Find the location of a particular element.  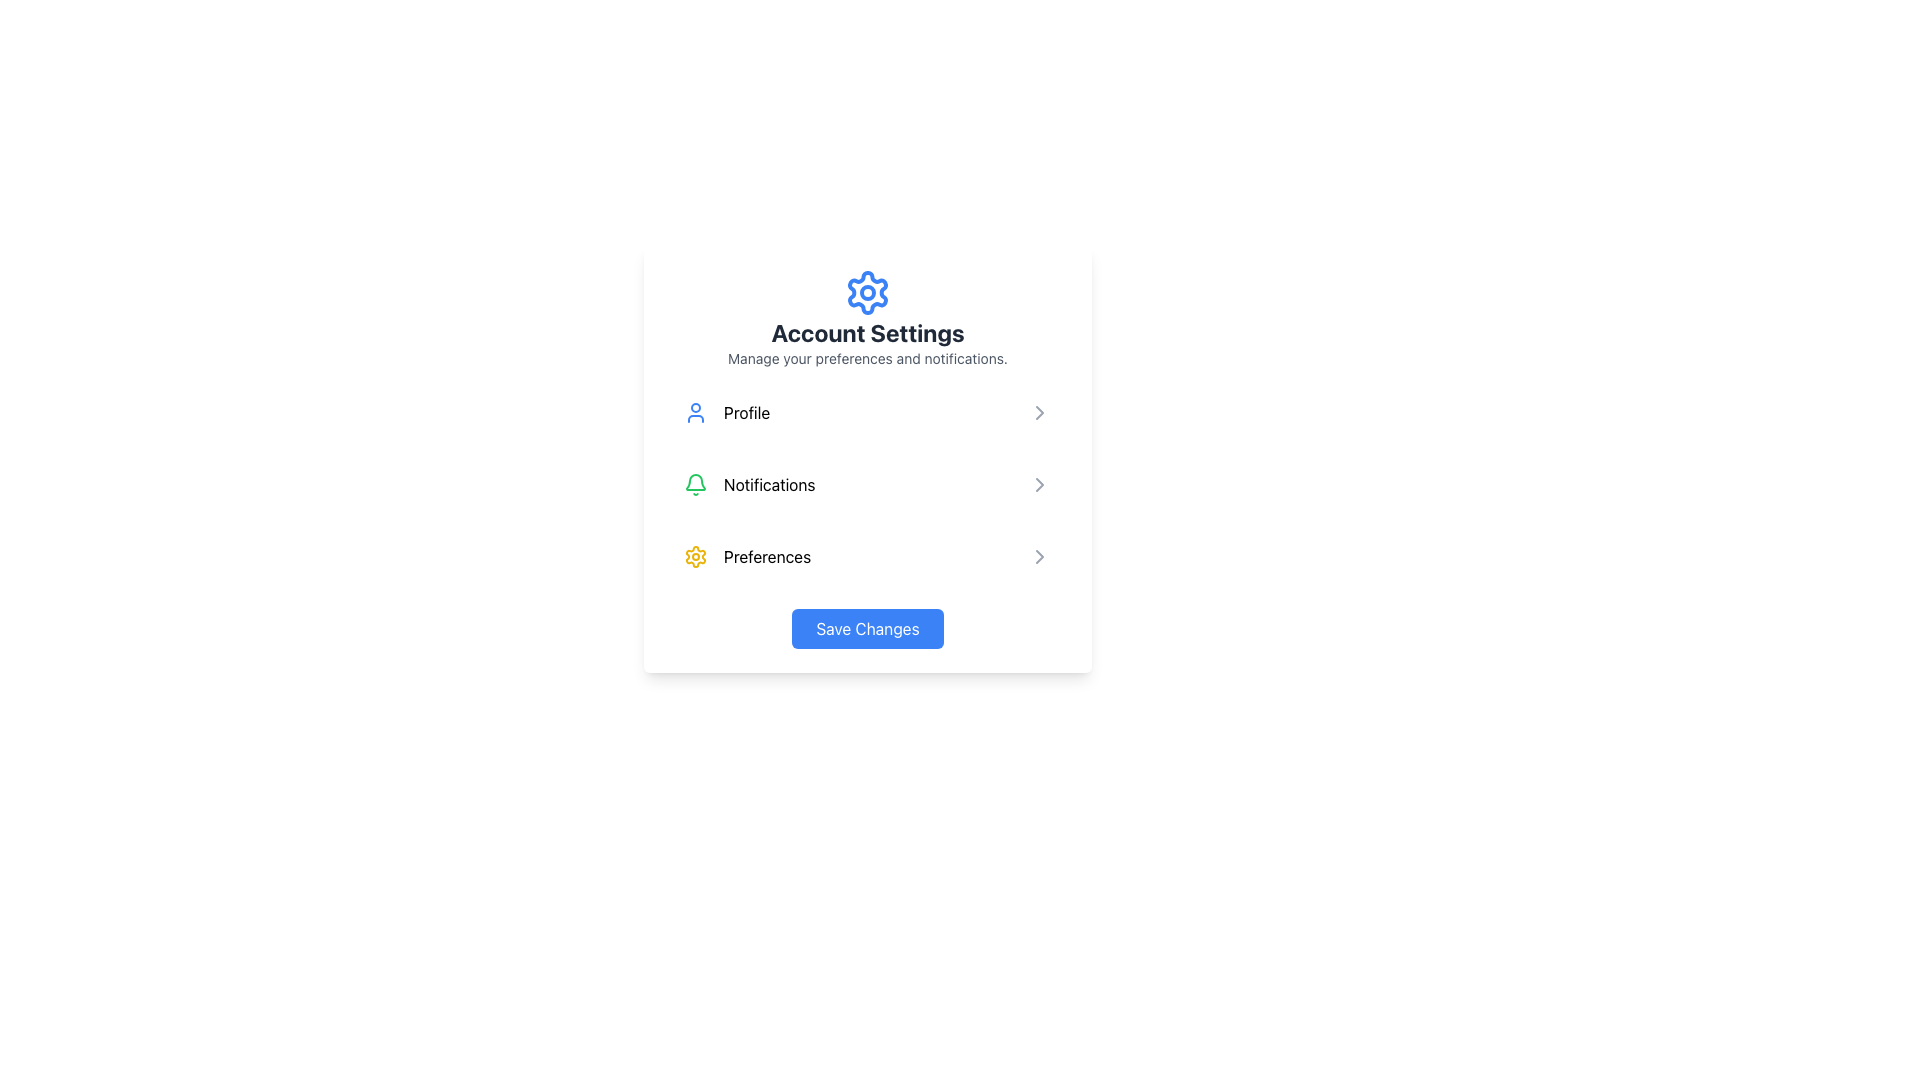

the navigational item list containing 'Profile', 'Notifications', and 'Preferences' is located at coordinates (868, 485).